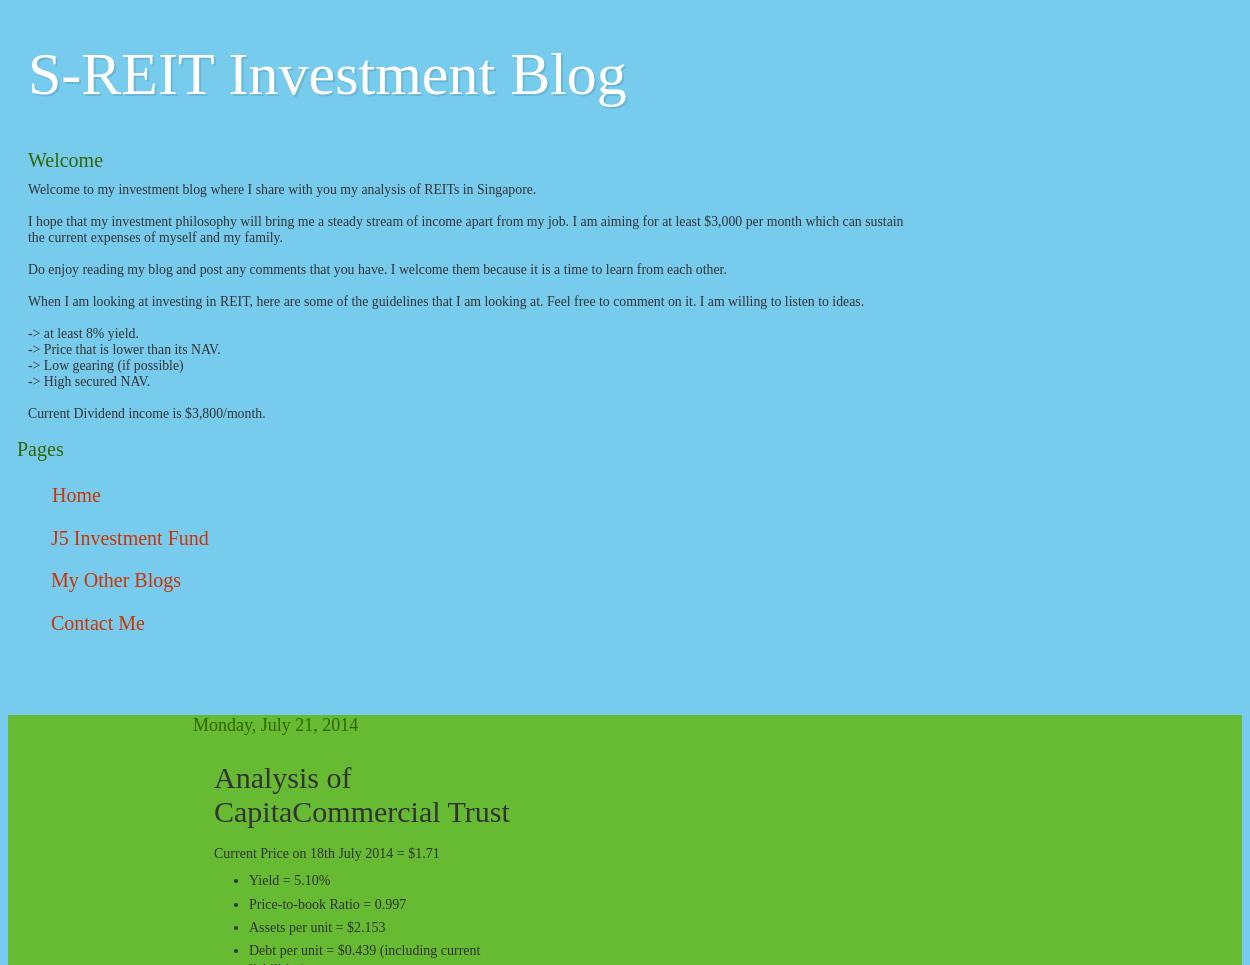 This screenshot has width=1250, height=965. I want to click on 'S-REIT Investment Blog', so click(326, 74).